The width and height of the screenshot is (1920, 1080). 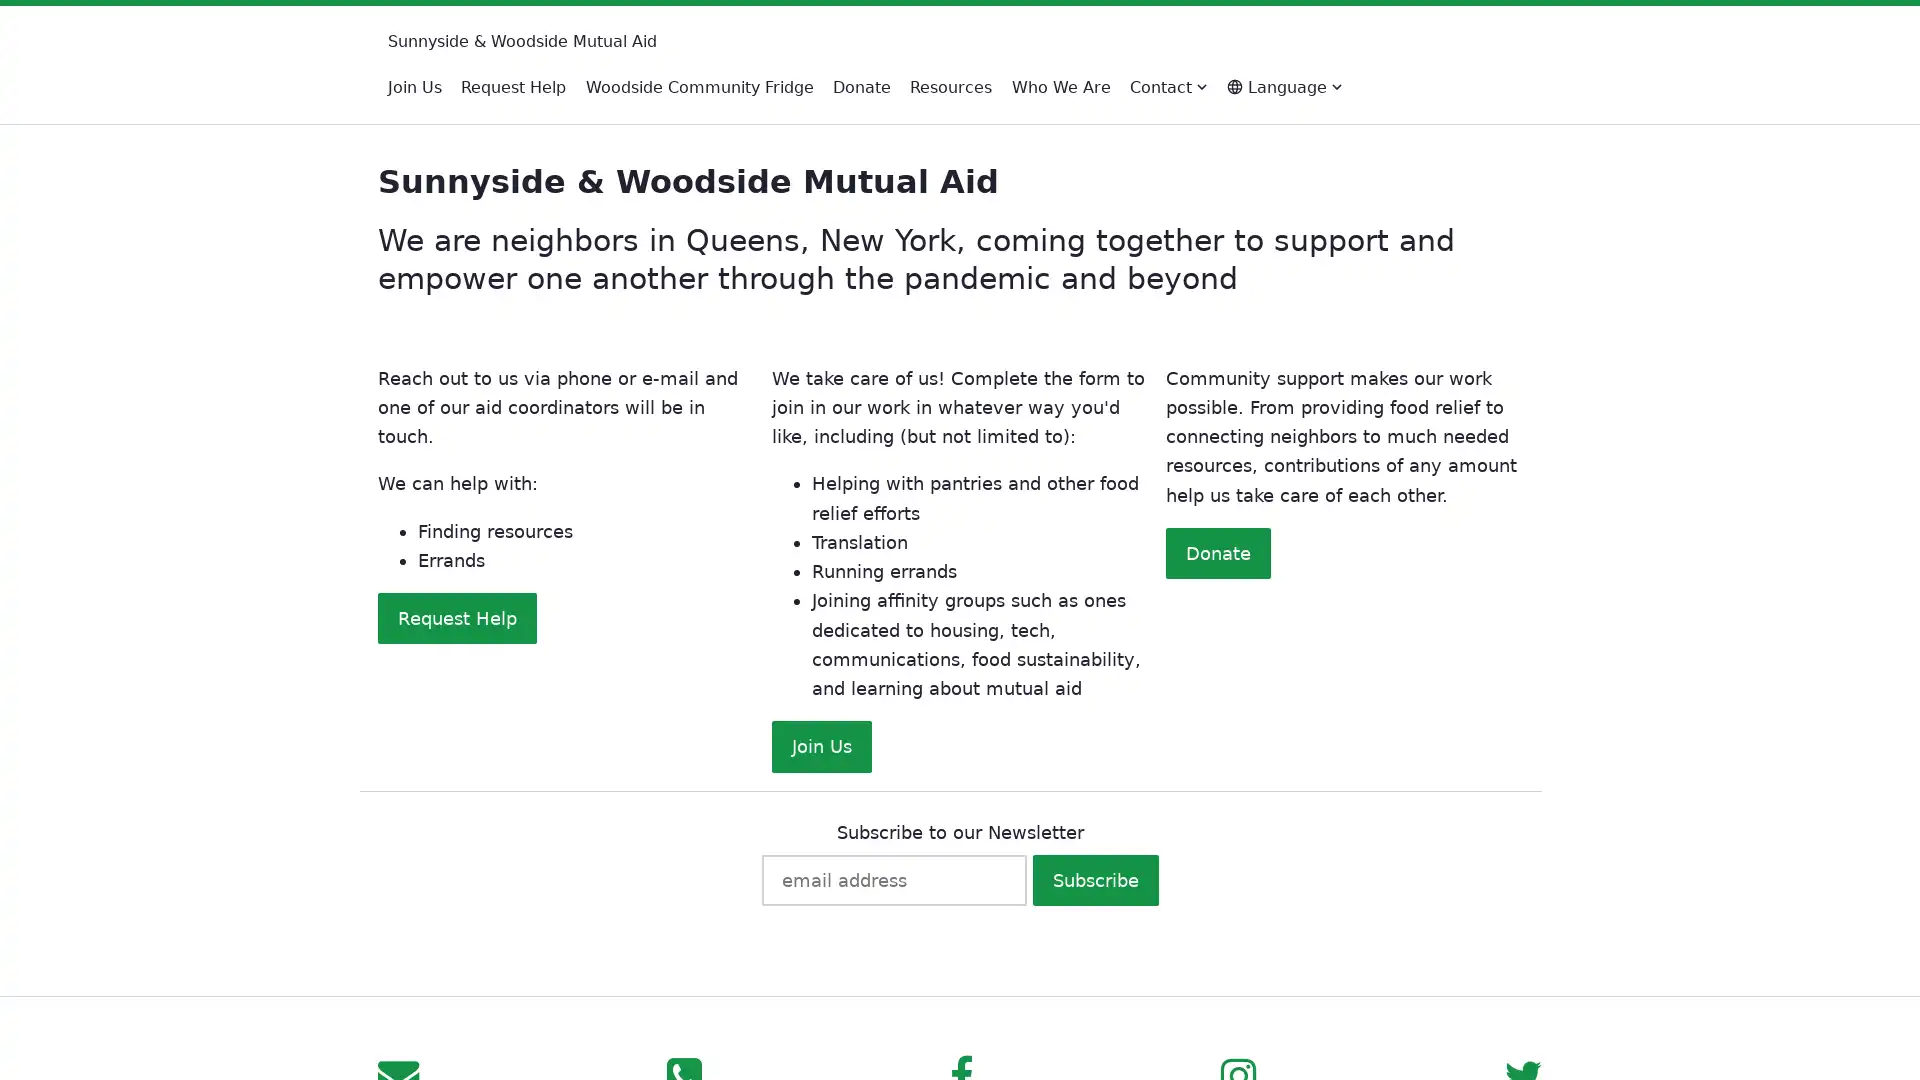 I want to click on Language, so click(x=1283, y=86).